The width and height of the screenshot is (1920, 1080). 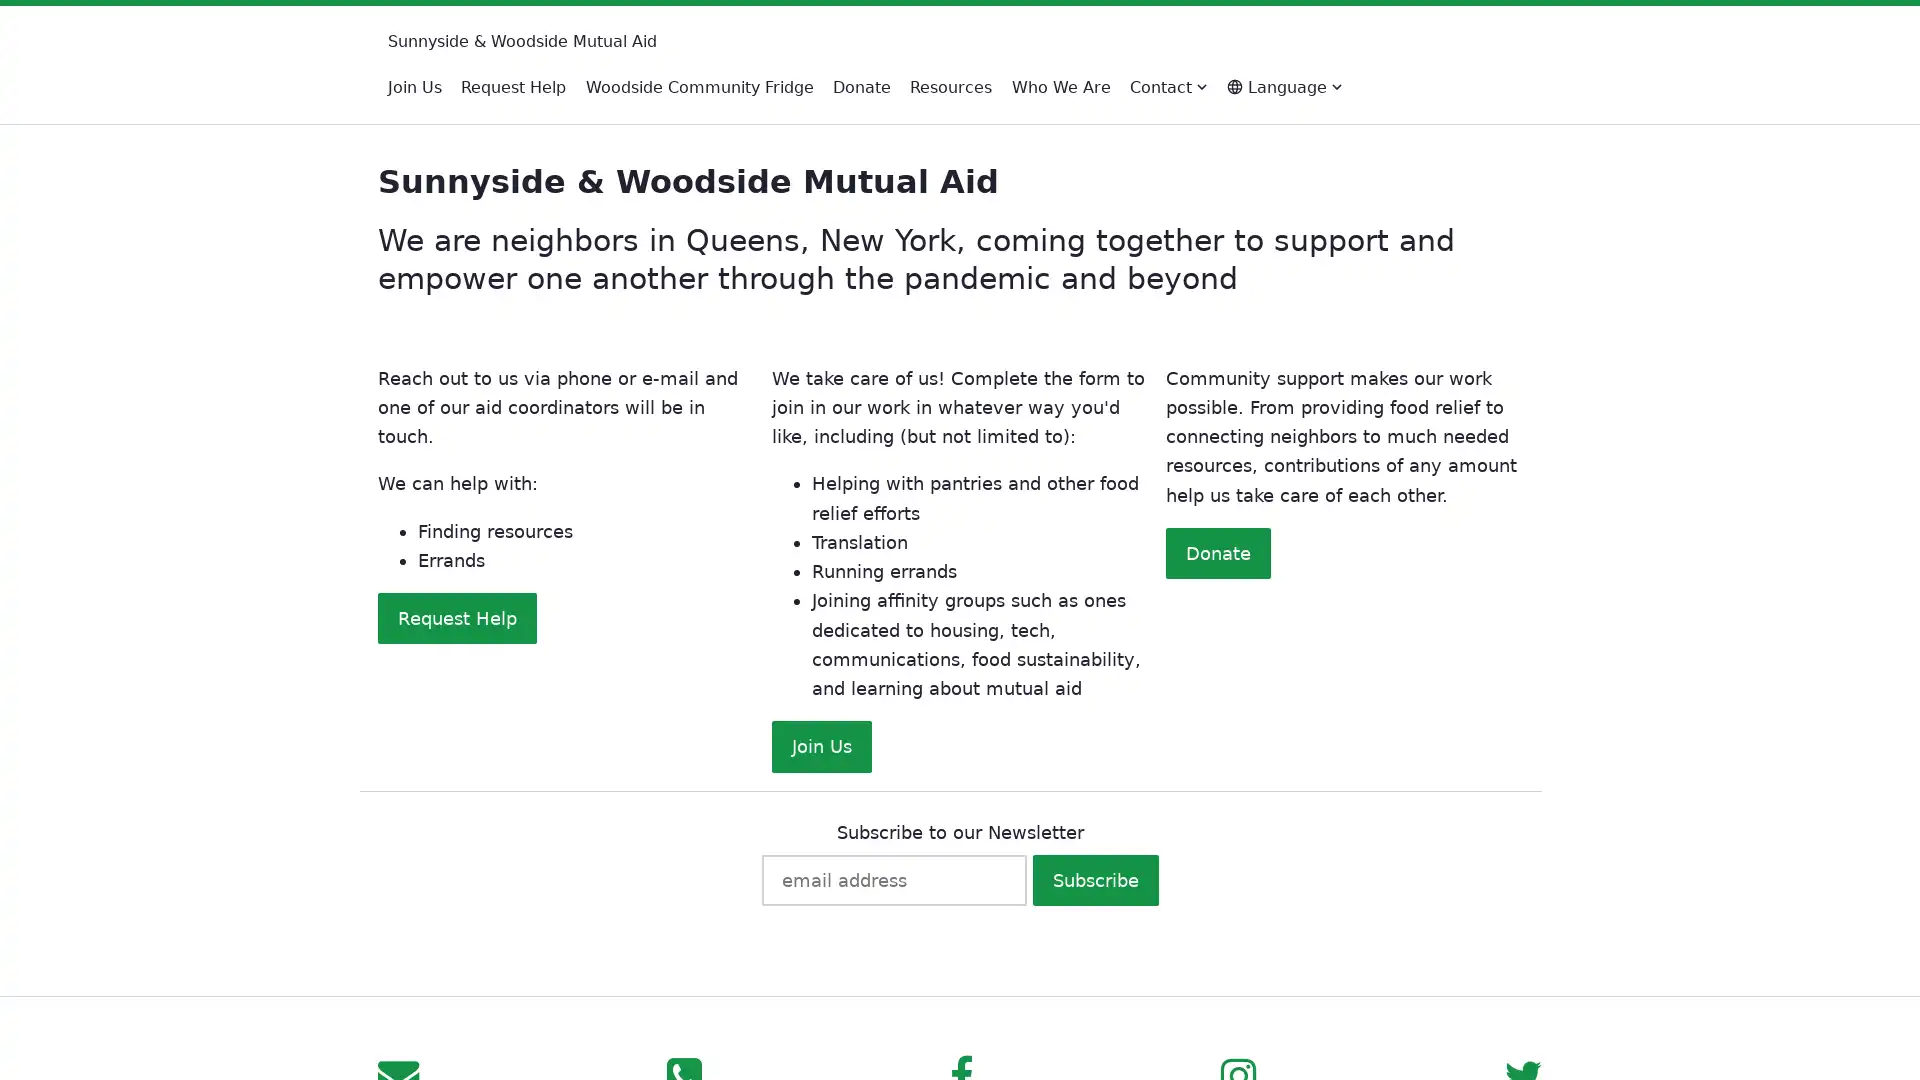 I want to click on Language, so click(x=1283, y=86).